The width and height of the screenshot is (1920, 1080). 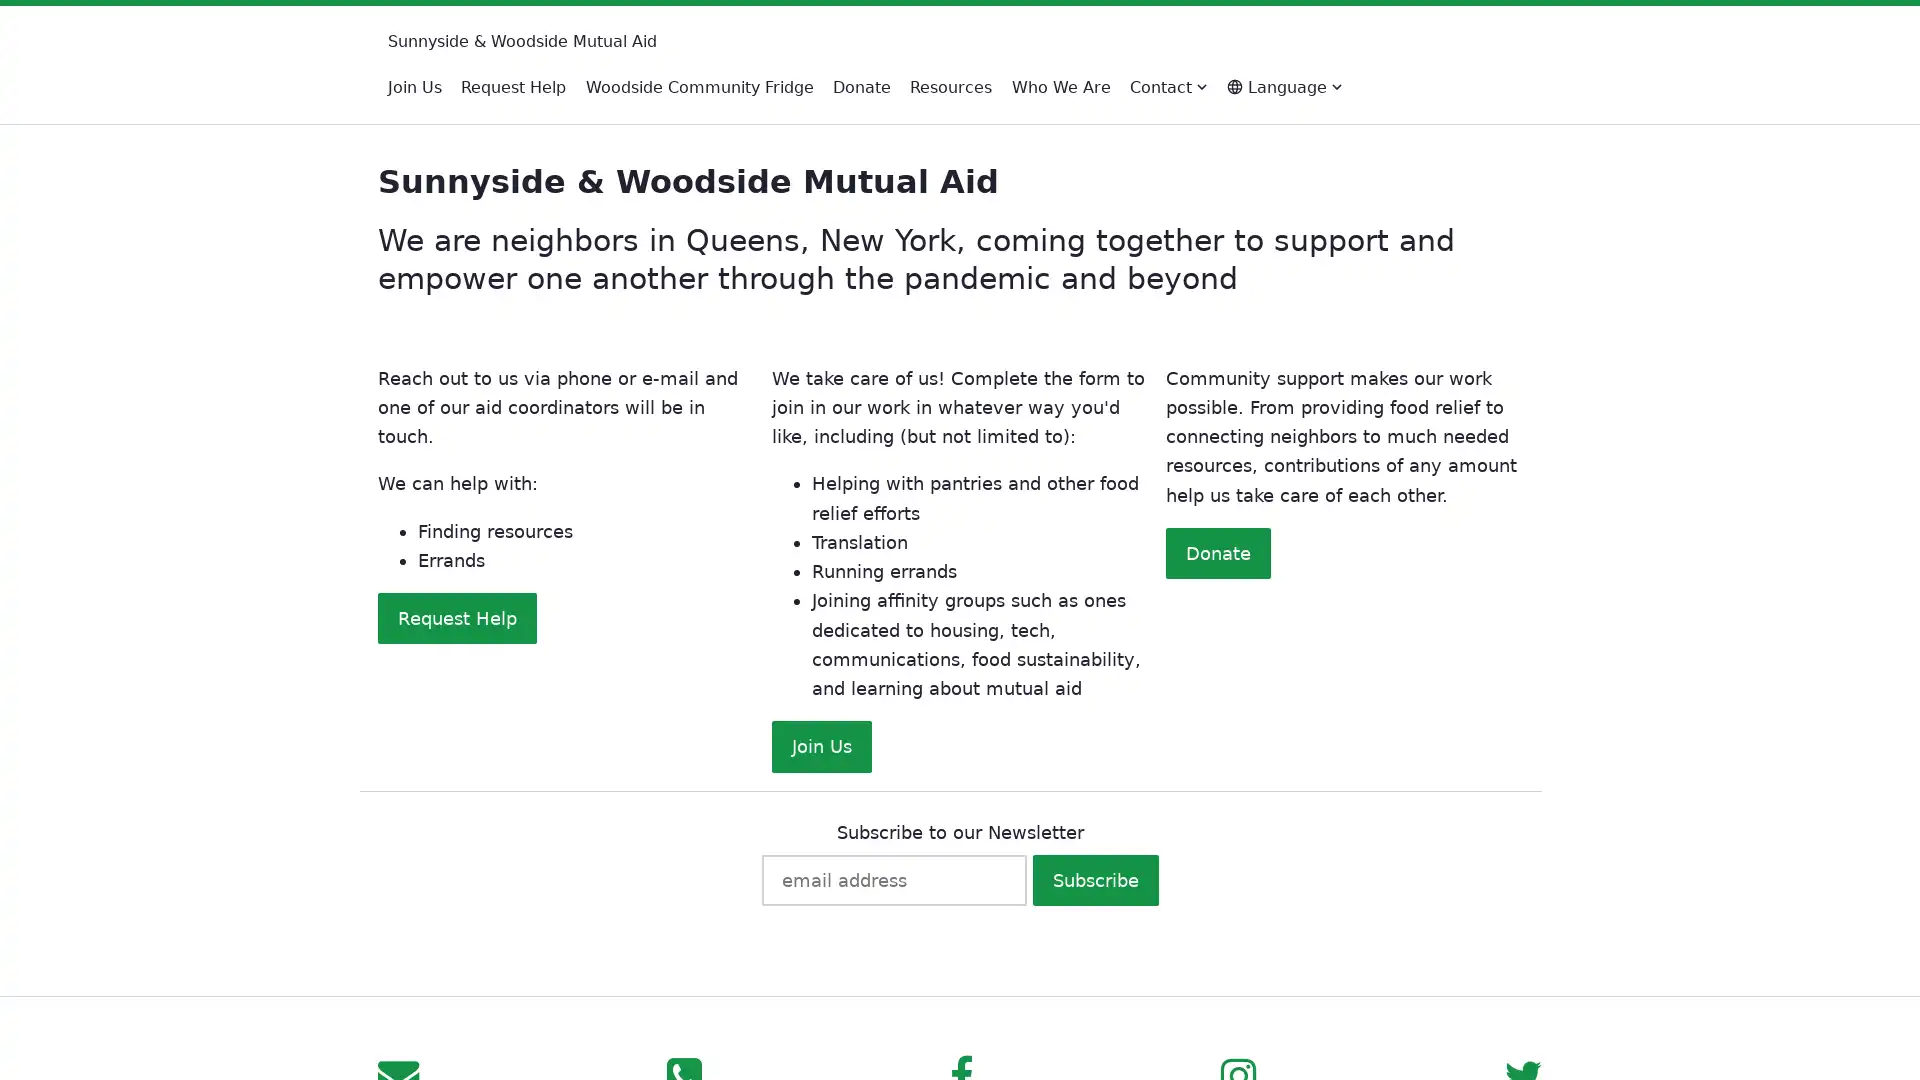 I want to click on Language, so click(x=1283, y=86).